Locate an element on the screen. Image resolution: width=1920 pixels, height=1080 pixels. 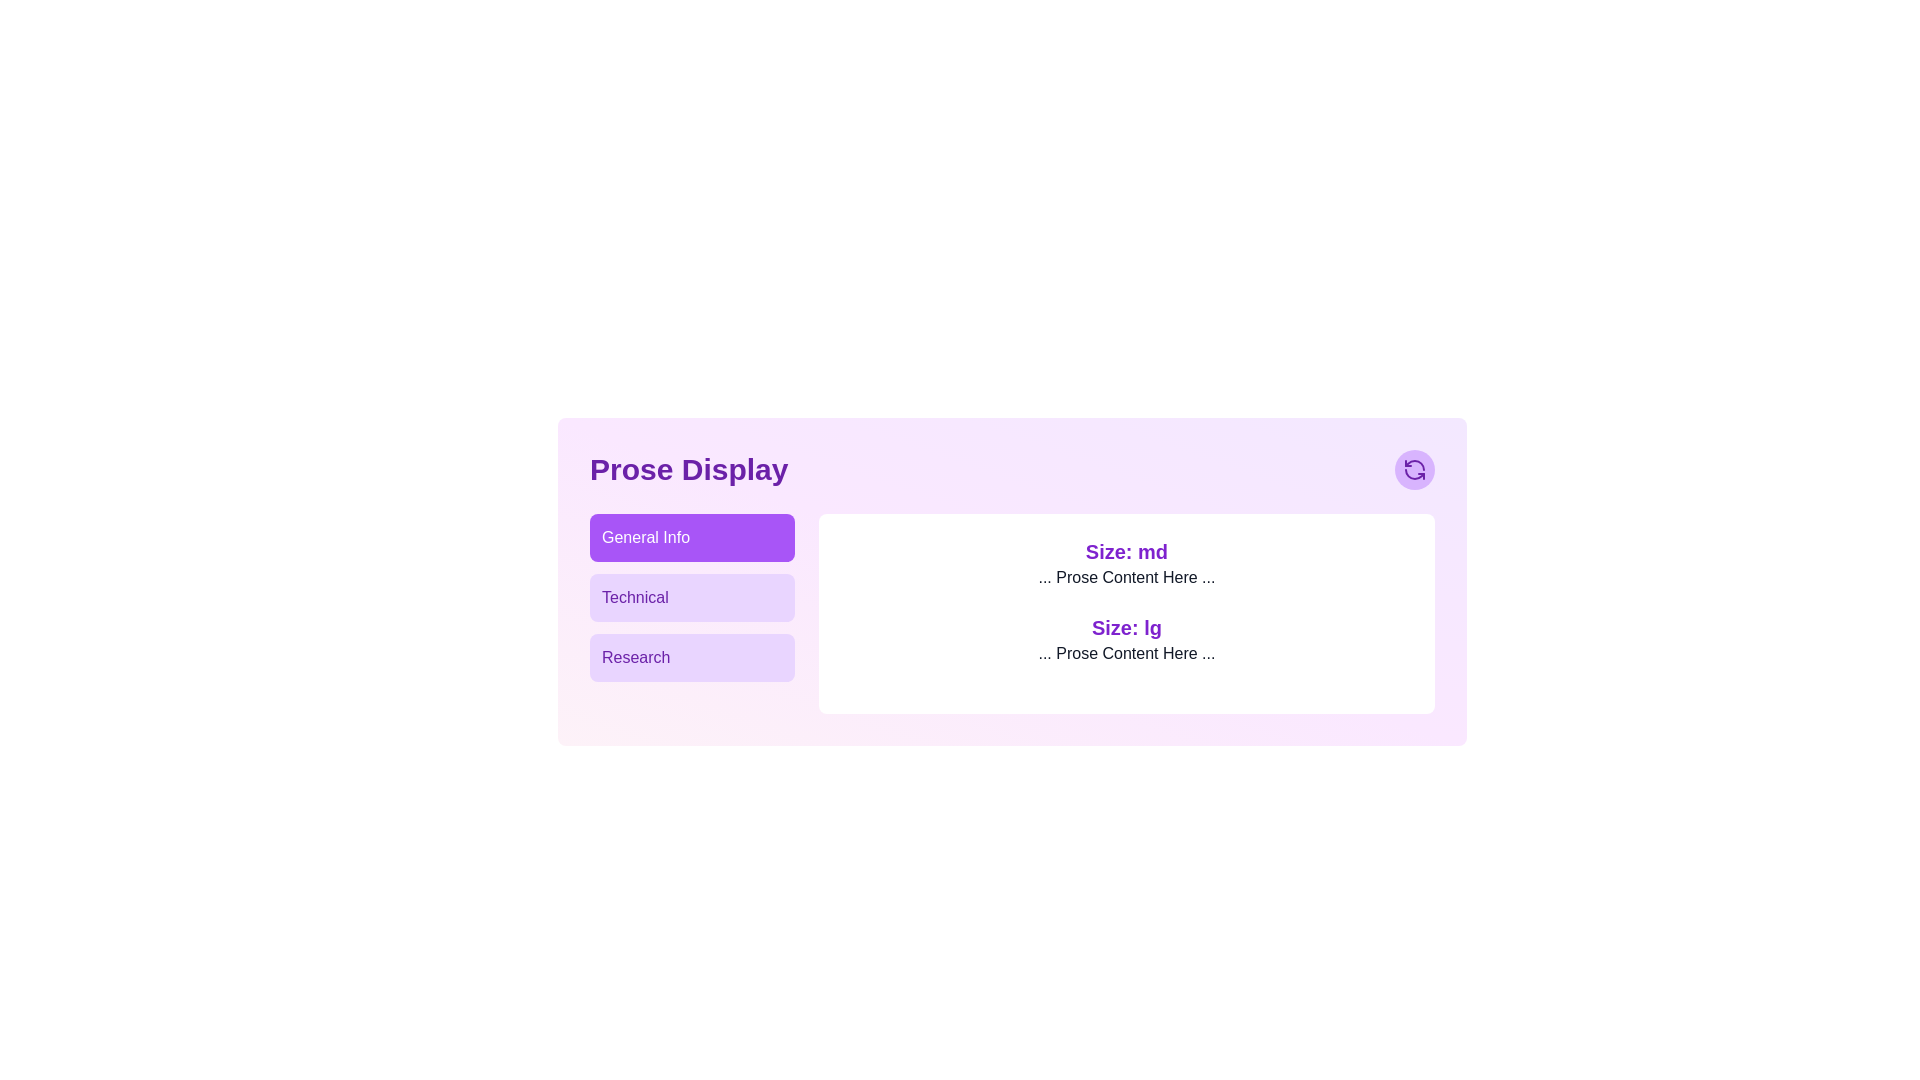
the text block styled with gray color and medium-sized font, located below the header labeled 'Size: md' is located at coordinates (1127, 578).